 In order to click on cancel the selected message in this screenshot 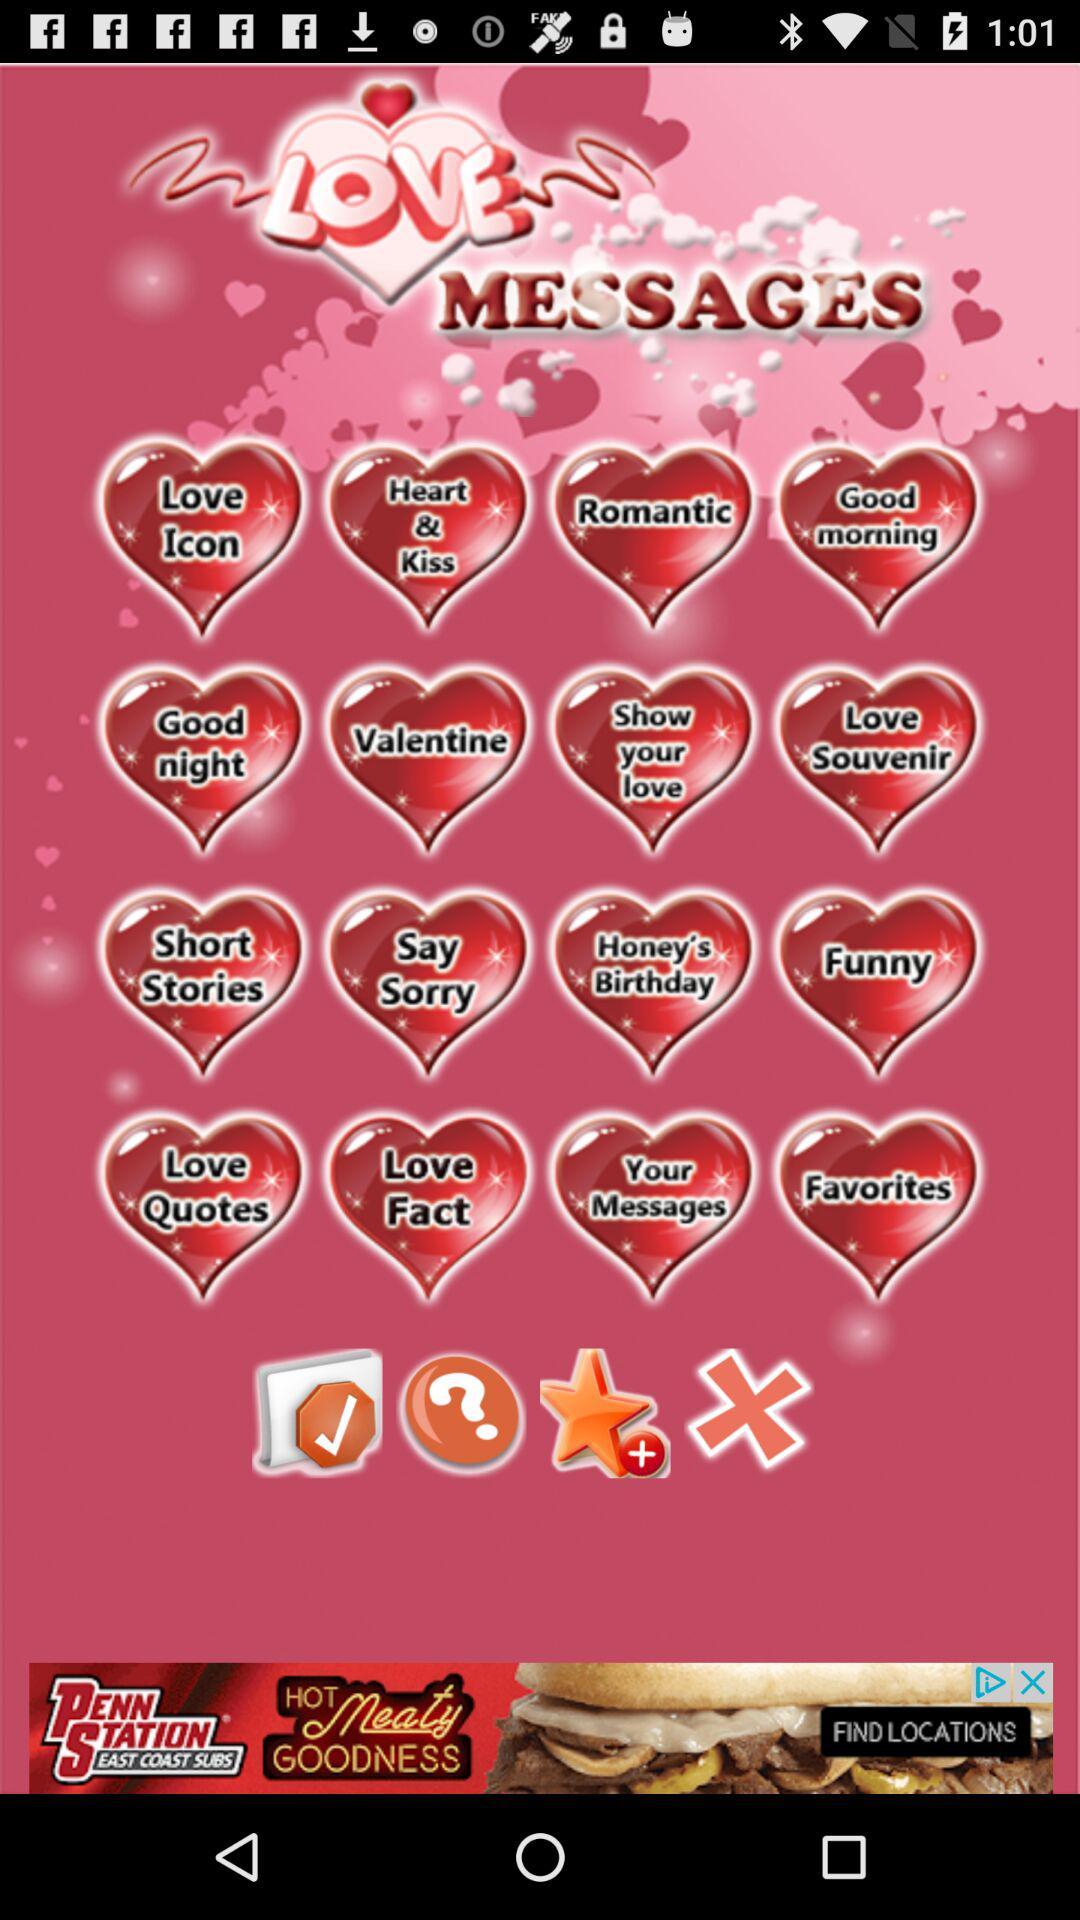, I will do `click(749, 1412)`.